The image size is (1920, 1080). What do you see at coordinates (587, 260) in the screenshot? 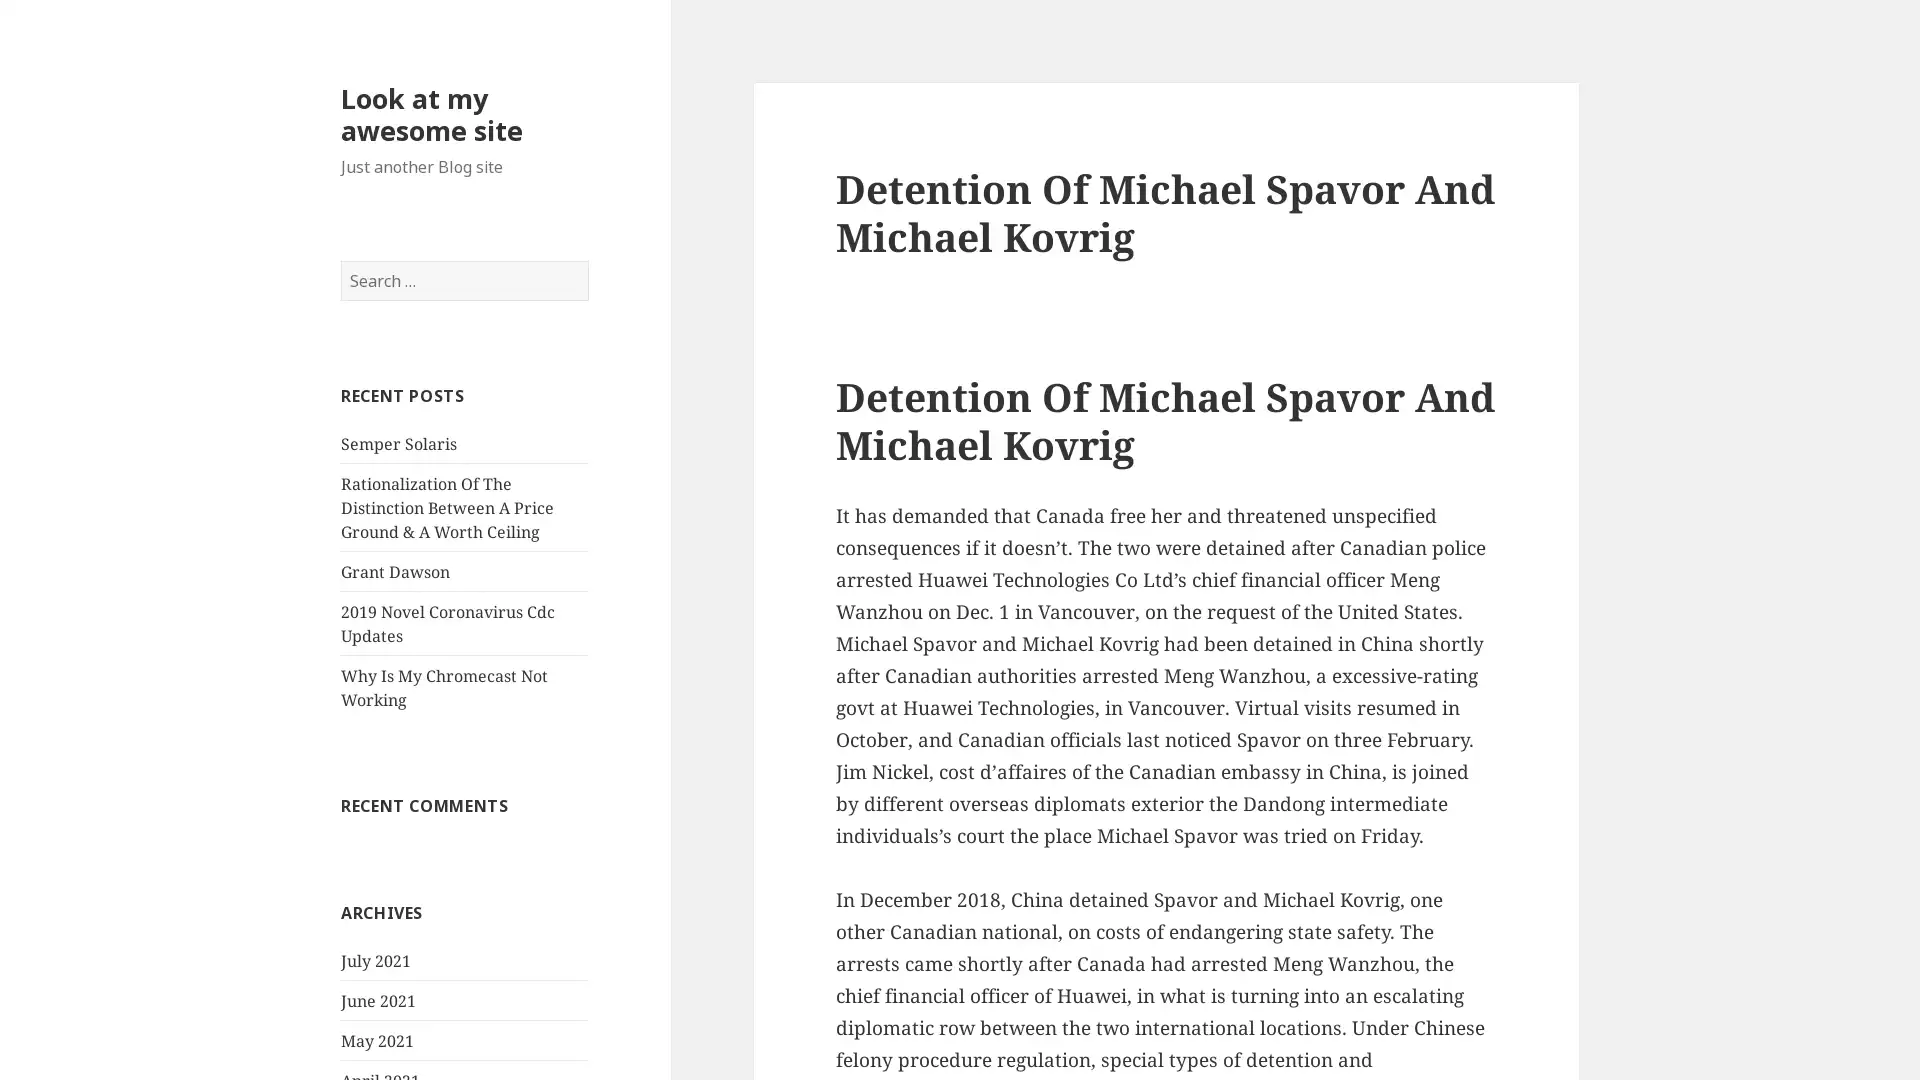
I see `Search` at bounding box center [587, 260].